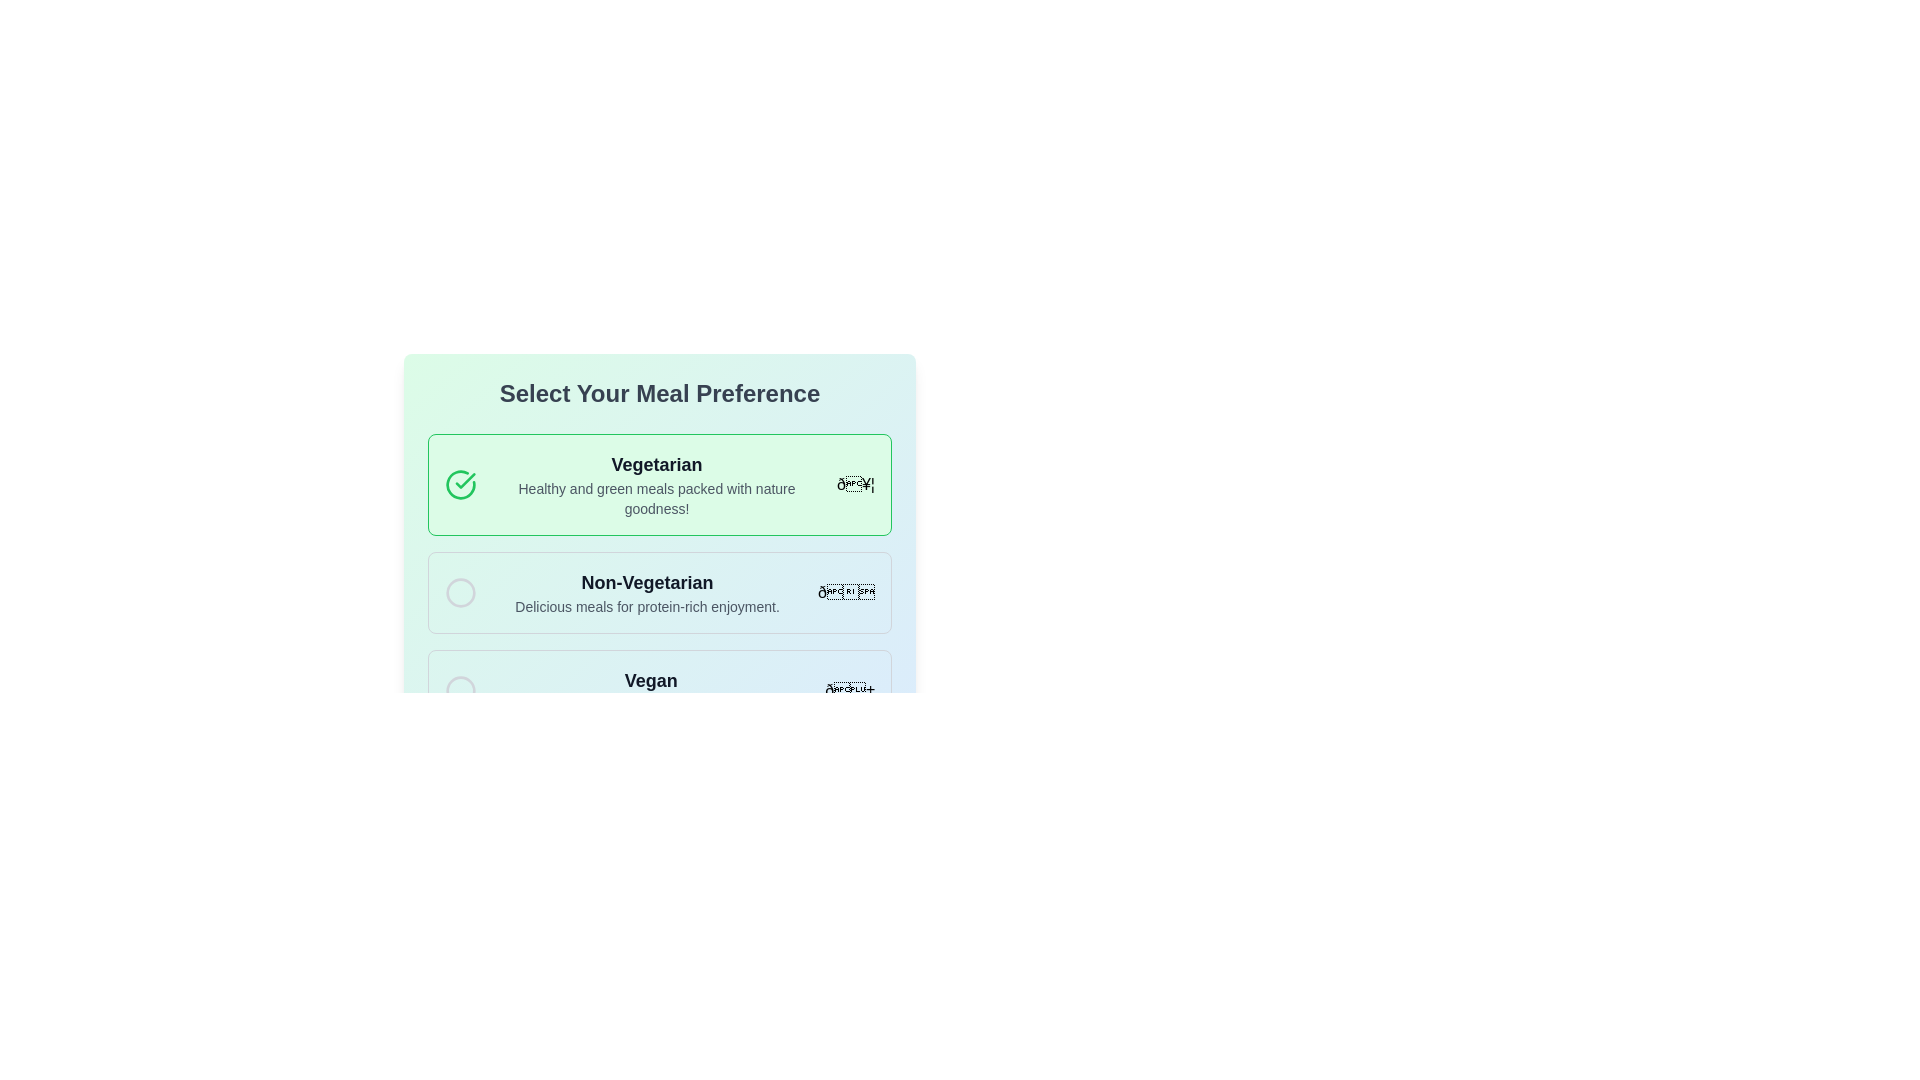 This screenshot has height=1080, width=1920. What do you see at coordinates (657, 497) in the screenshot?
I see `the text label that reads 'Healthy and green meals packed with nature goodness!' located below the subtitle 'Vegetarian' in the meal preference selection interface` at bounding box center [657, 497].